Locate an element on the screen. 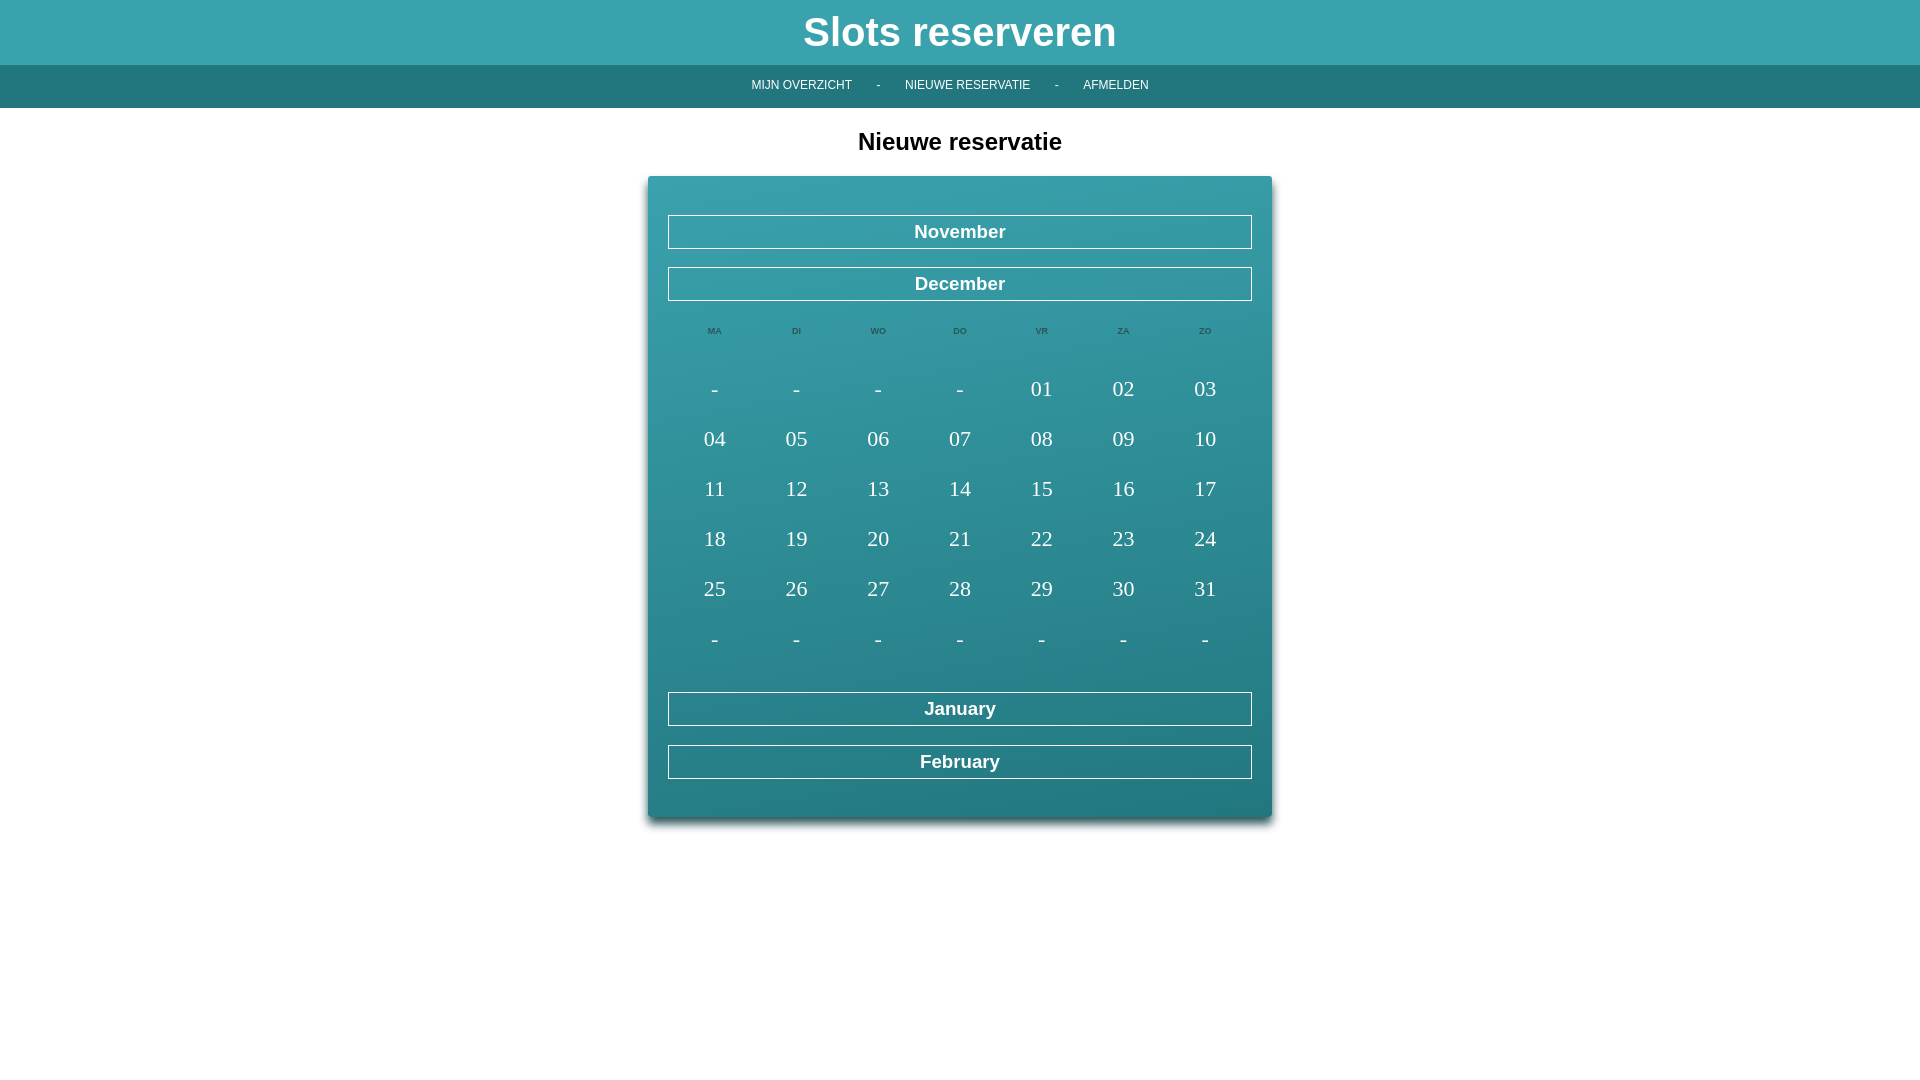 The width and height of the screenshot is (1920, 1080). '28' is located at coordinates (960, 589).